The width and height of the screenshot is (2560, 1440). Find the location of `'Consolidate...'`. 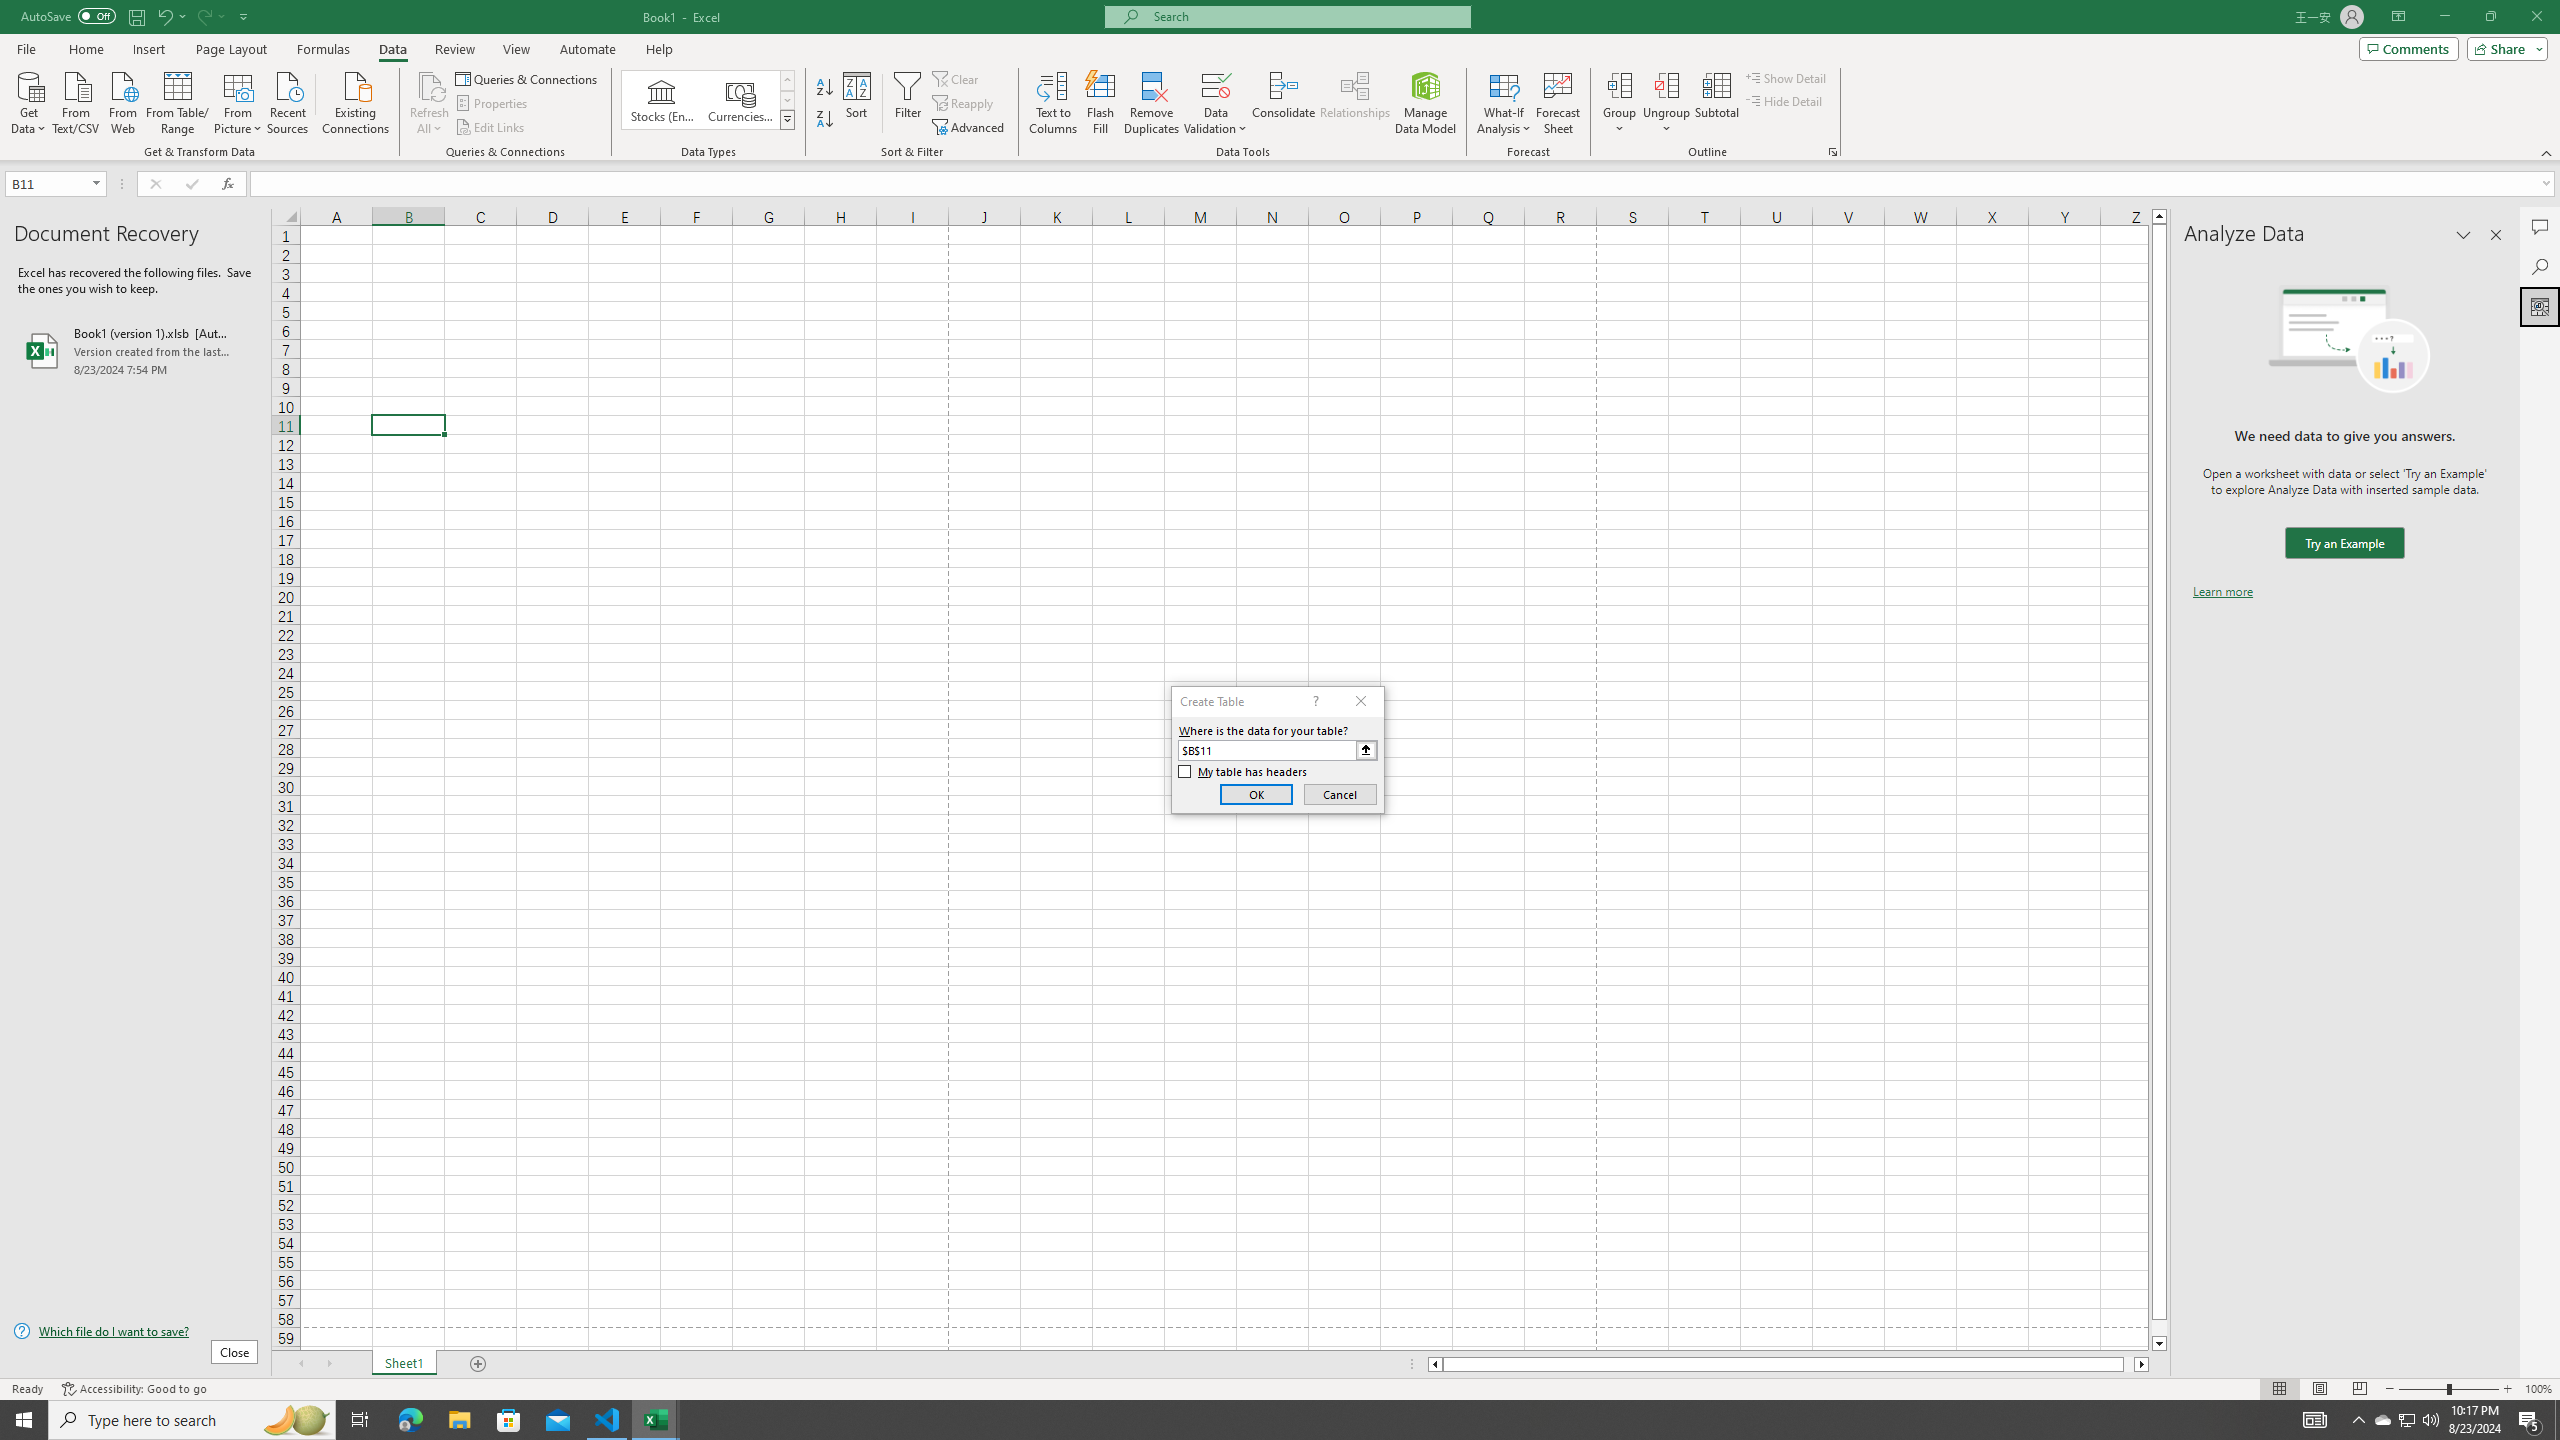

'Consolidate...' is located at coordinates (1283, 103).